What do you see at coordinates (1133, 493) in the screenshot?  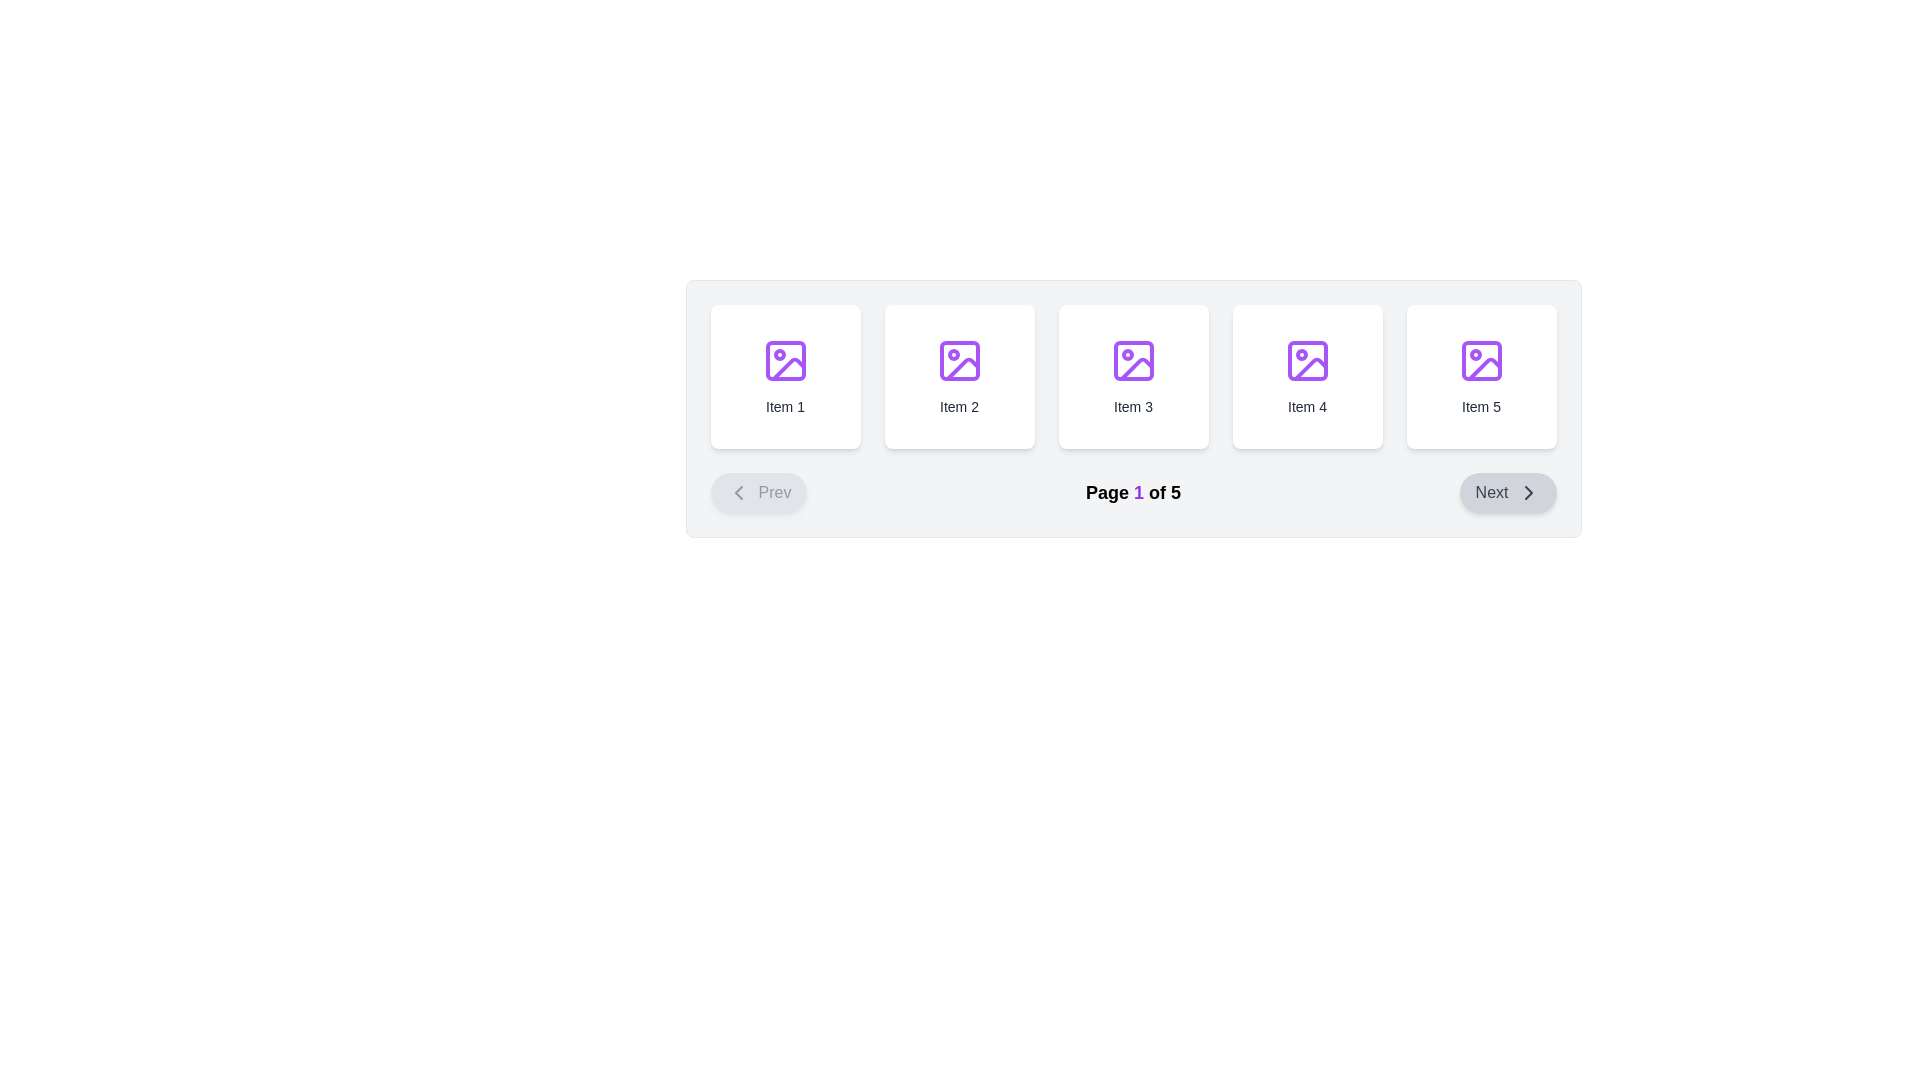 I see `the 'Page 1 of 5' text label element in the pagination interface, located centrally between the 'Prev' and 'Next' buttons` at bounding box center [1133, 493].